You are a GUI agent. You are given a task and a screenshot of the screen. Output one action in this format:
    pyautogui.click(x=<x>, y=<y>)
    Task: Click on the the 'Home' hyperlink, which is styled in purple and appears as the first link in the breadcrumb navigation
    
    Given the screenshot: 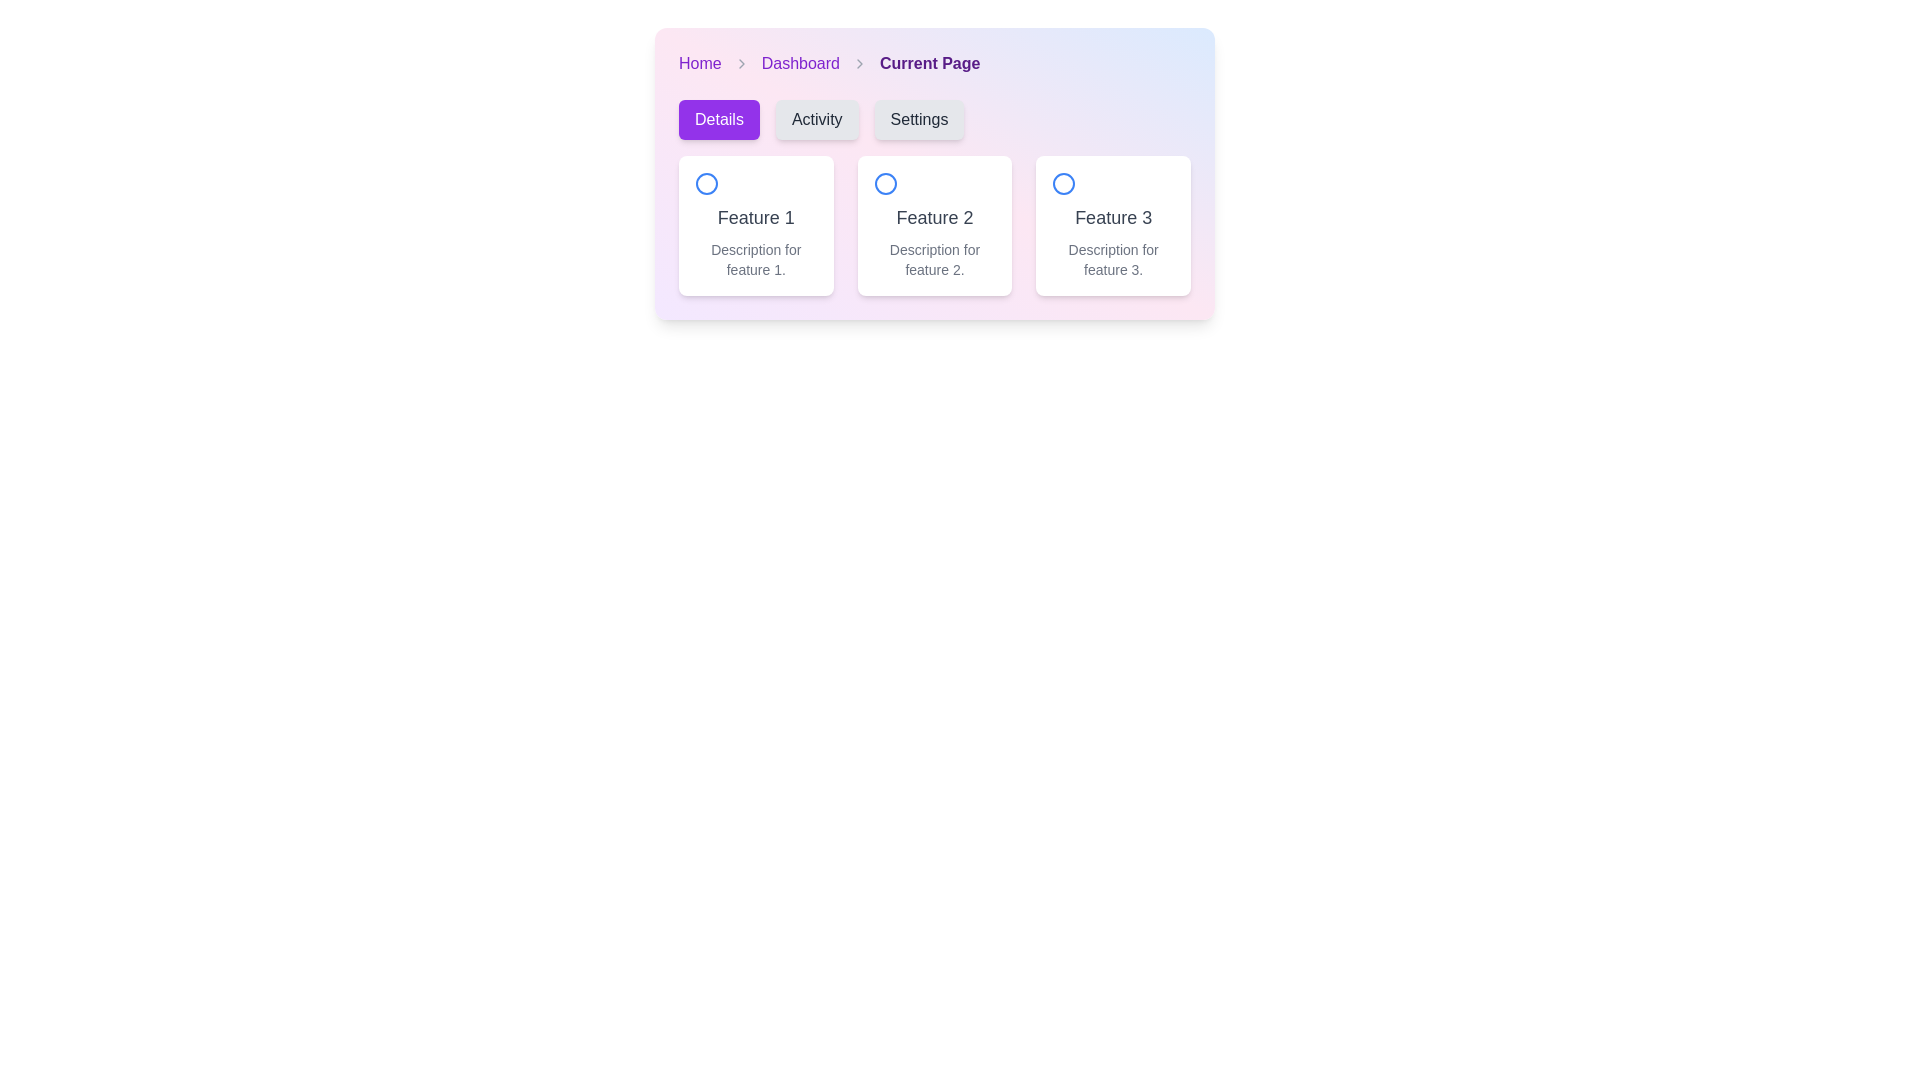 What is the action you would take?
    pyautogui.click(x=700, y=63)
    